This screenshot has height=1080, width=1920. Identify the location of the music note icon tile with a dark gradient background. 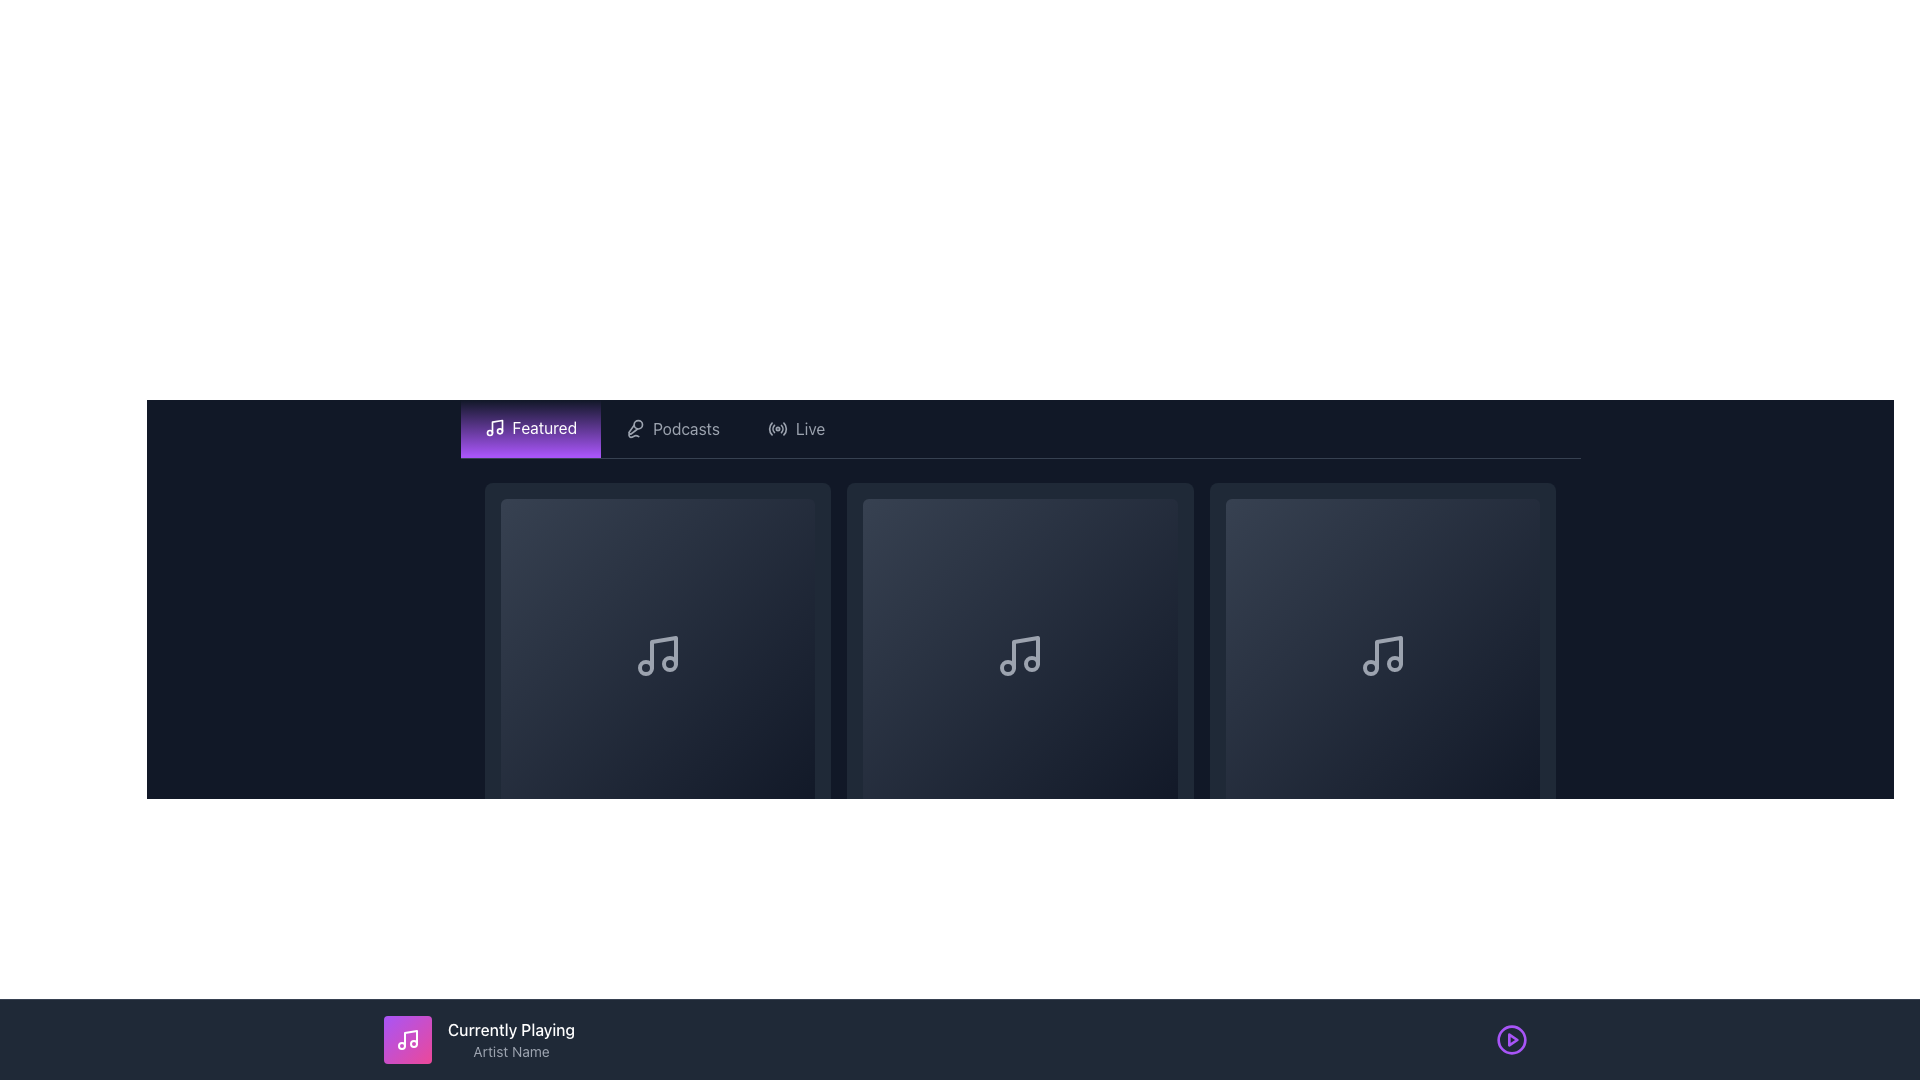
(1020, 656).